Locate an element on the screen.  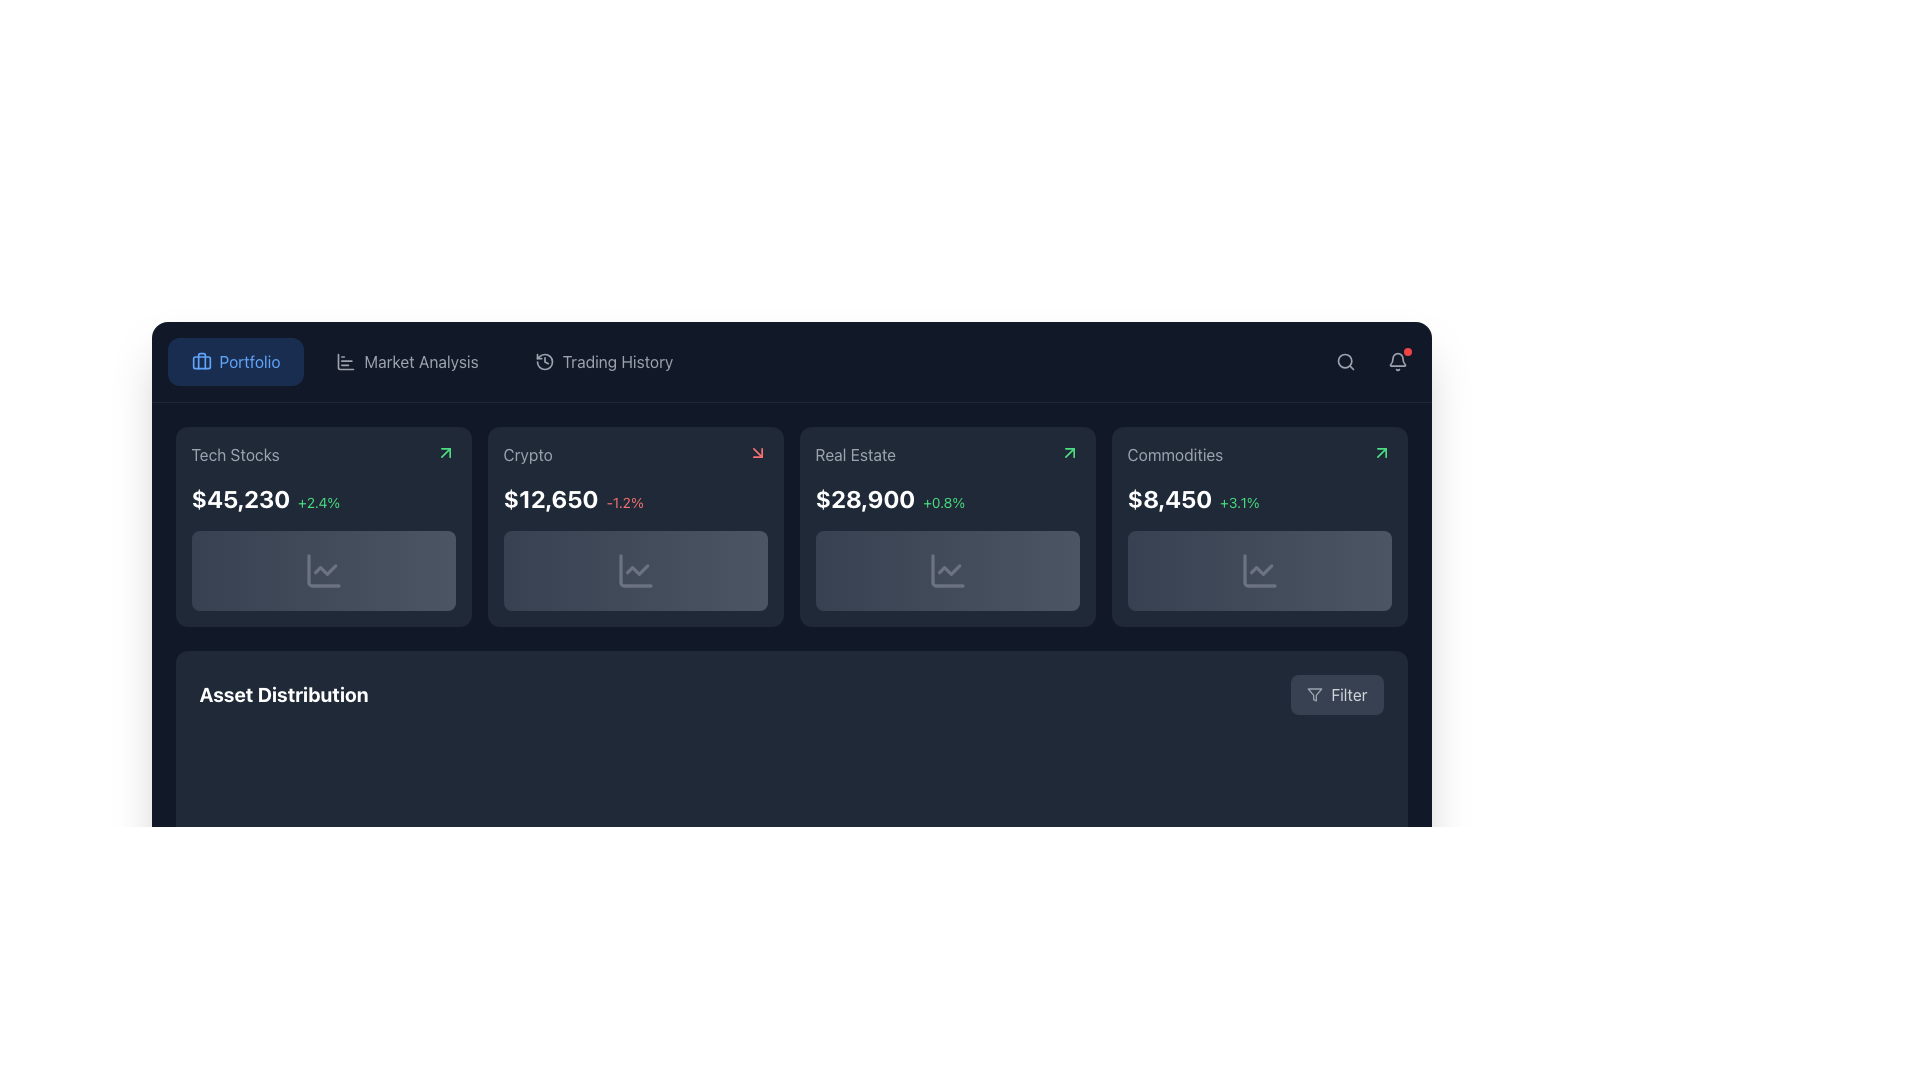
the vector graphic segment representing data trends in the 'Commodities' section of the dashboard interface, located in the fourth card of the top row is located at coordinates (1258, 570).